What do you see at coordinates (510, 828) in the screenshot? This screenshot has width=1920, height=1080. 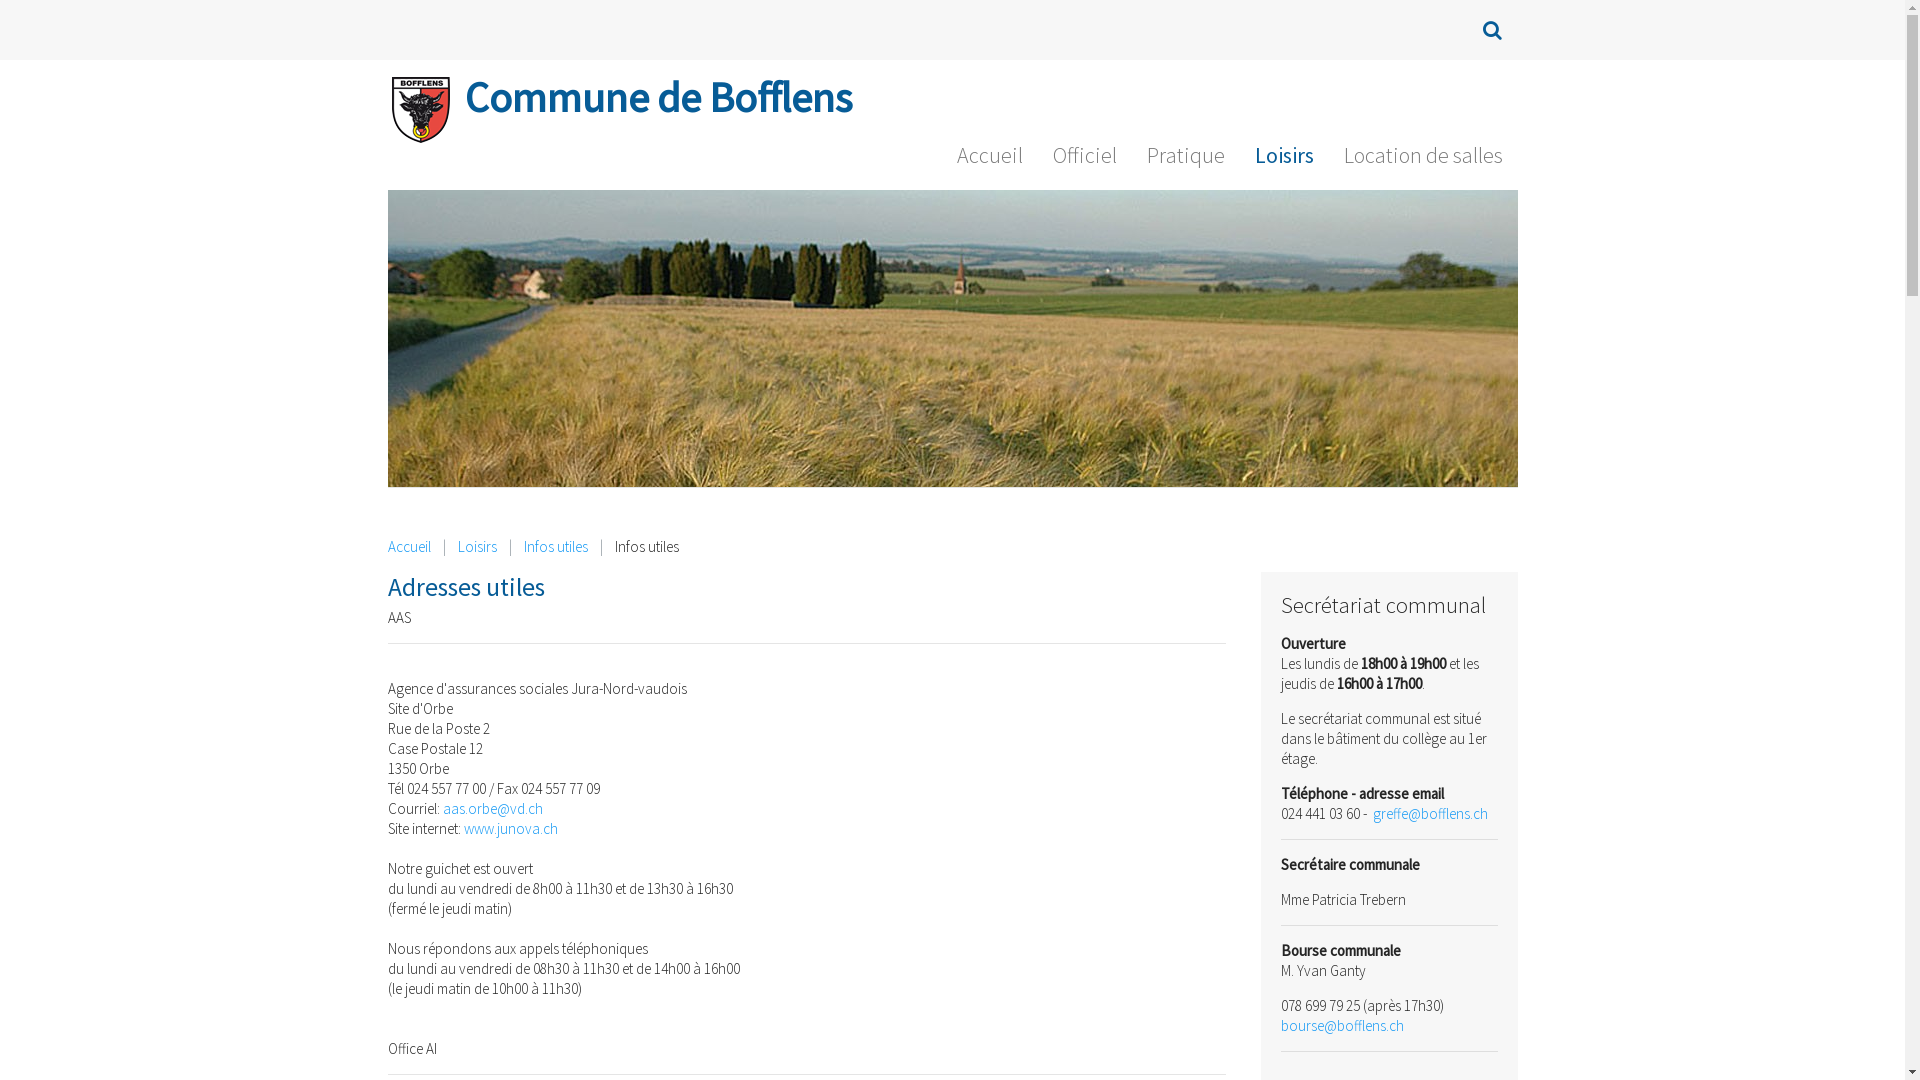 I see `'www.junova.ch'` at bounding box center [510, 828].